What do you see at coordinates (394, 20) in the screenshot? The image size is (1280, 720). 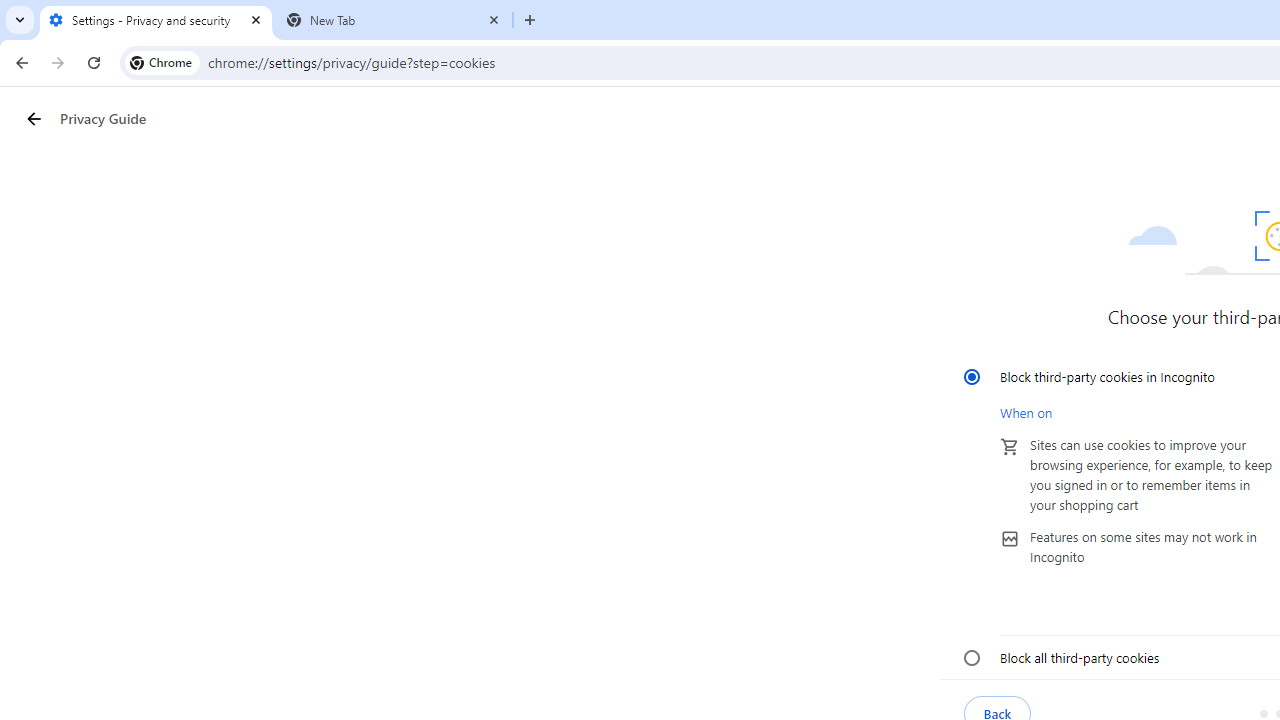 I see `'New Tab'` at bounding box center [394, 20].